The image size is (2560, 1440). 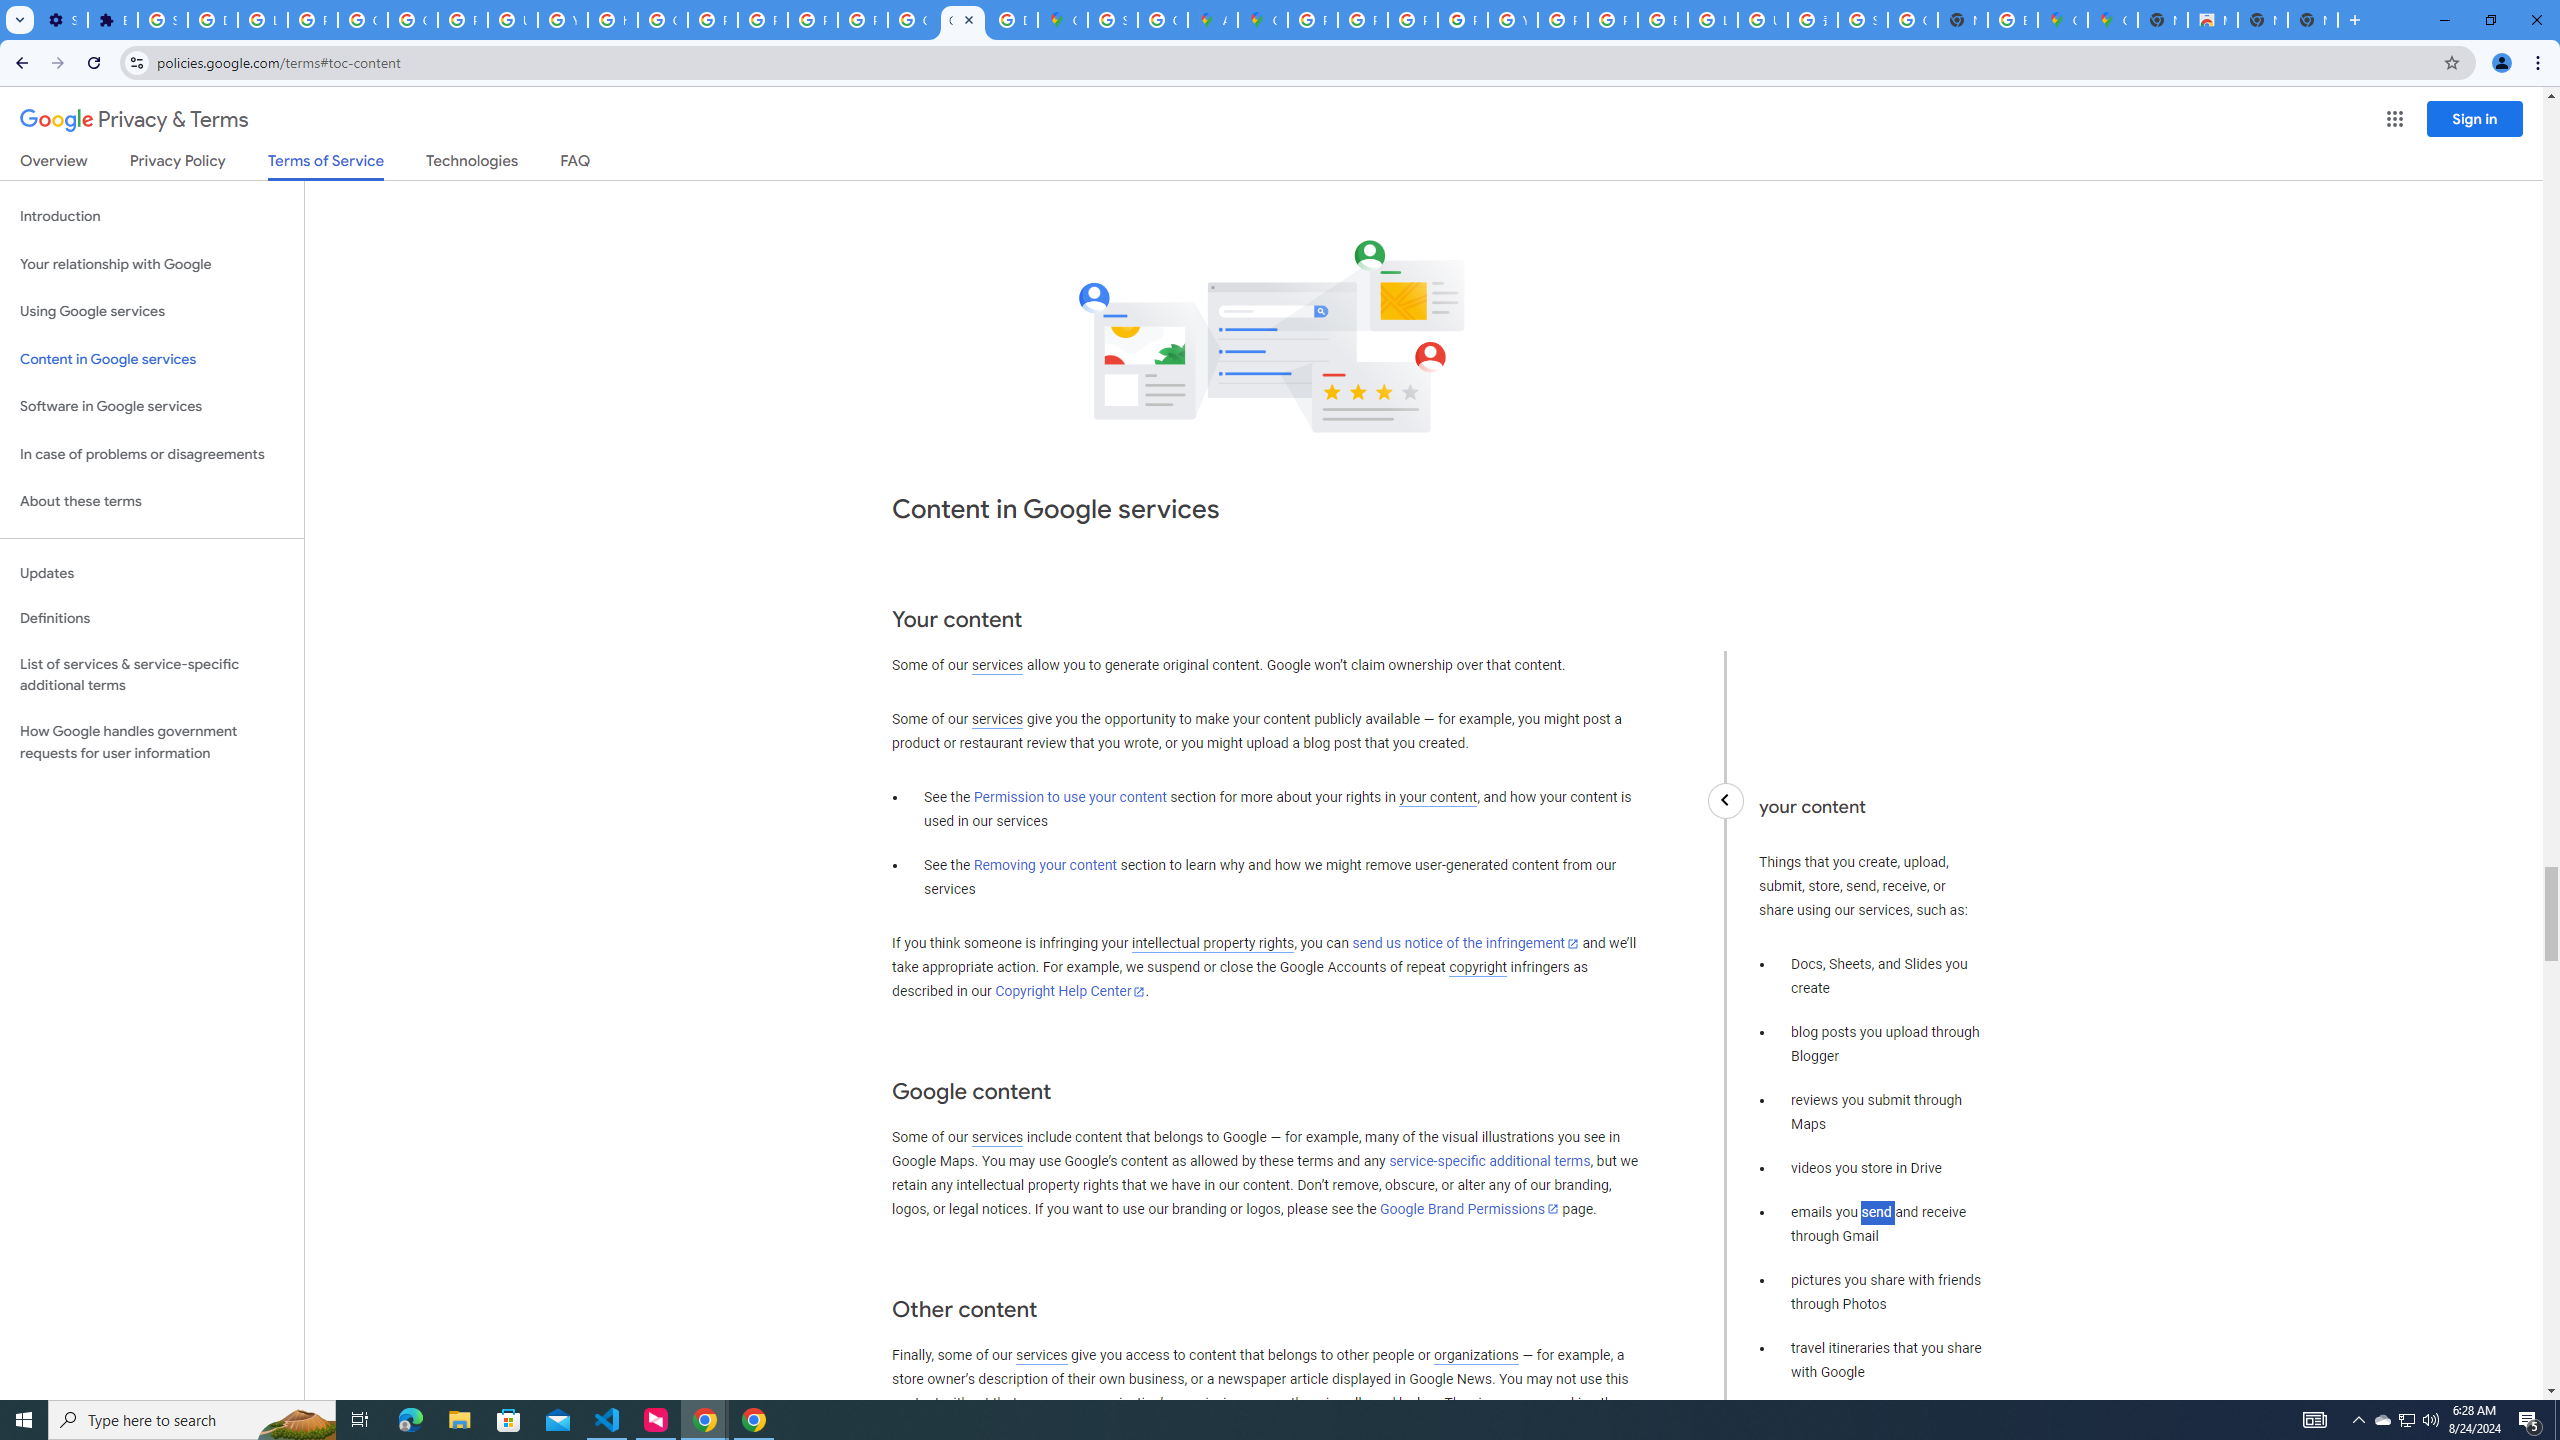 I want to click on 'Definitions', so click(x=151, y=618).